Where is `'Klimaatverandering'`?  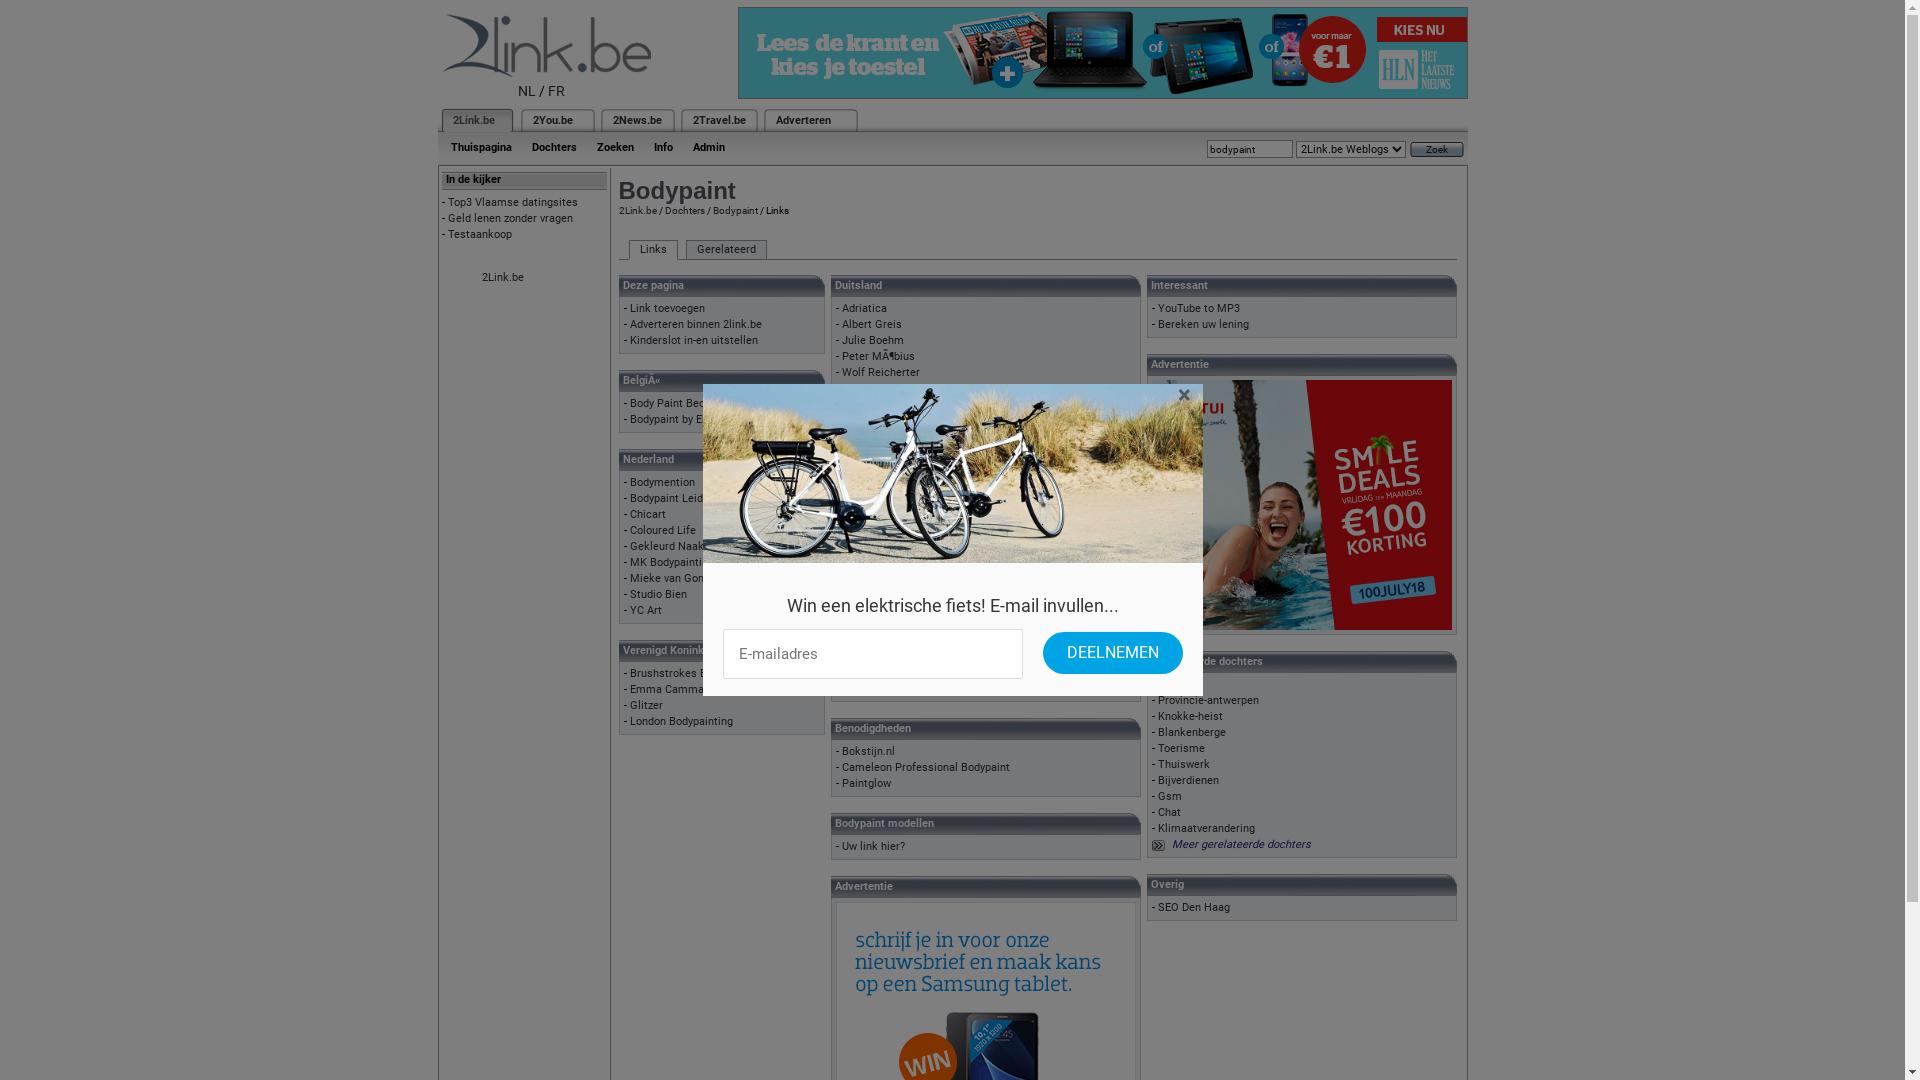 'Klimaatverandering' is located at coordinates (1205, 828).